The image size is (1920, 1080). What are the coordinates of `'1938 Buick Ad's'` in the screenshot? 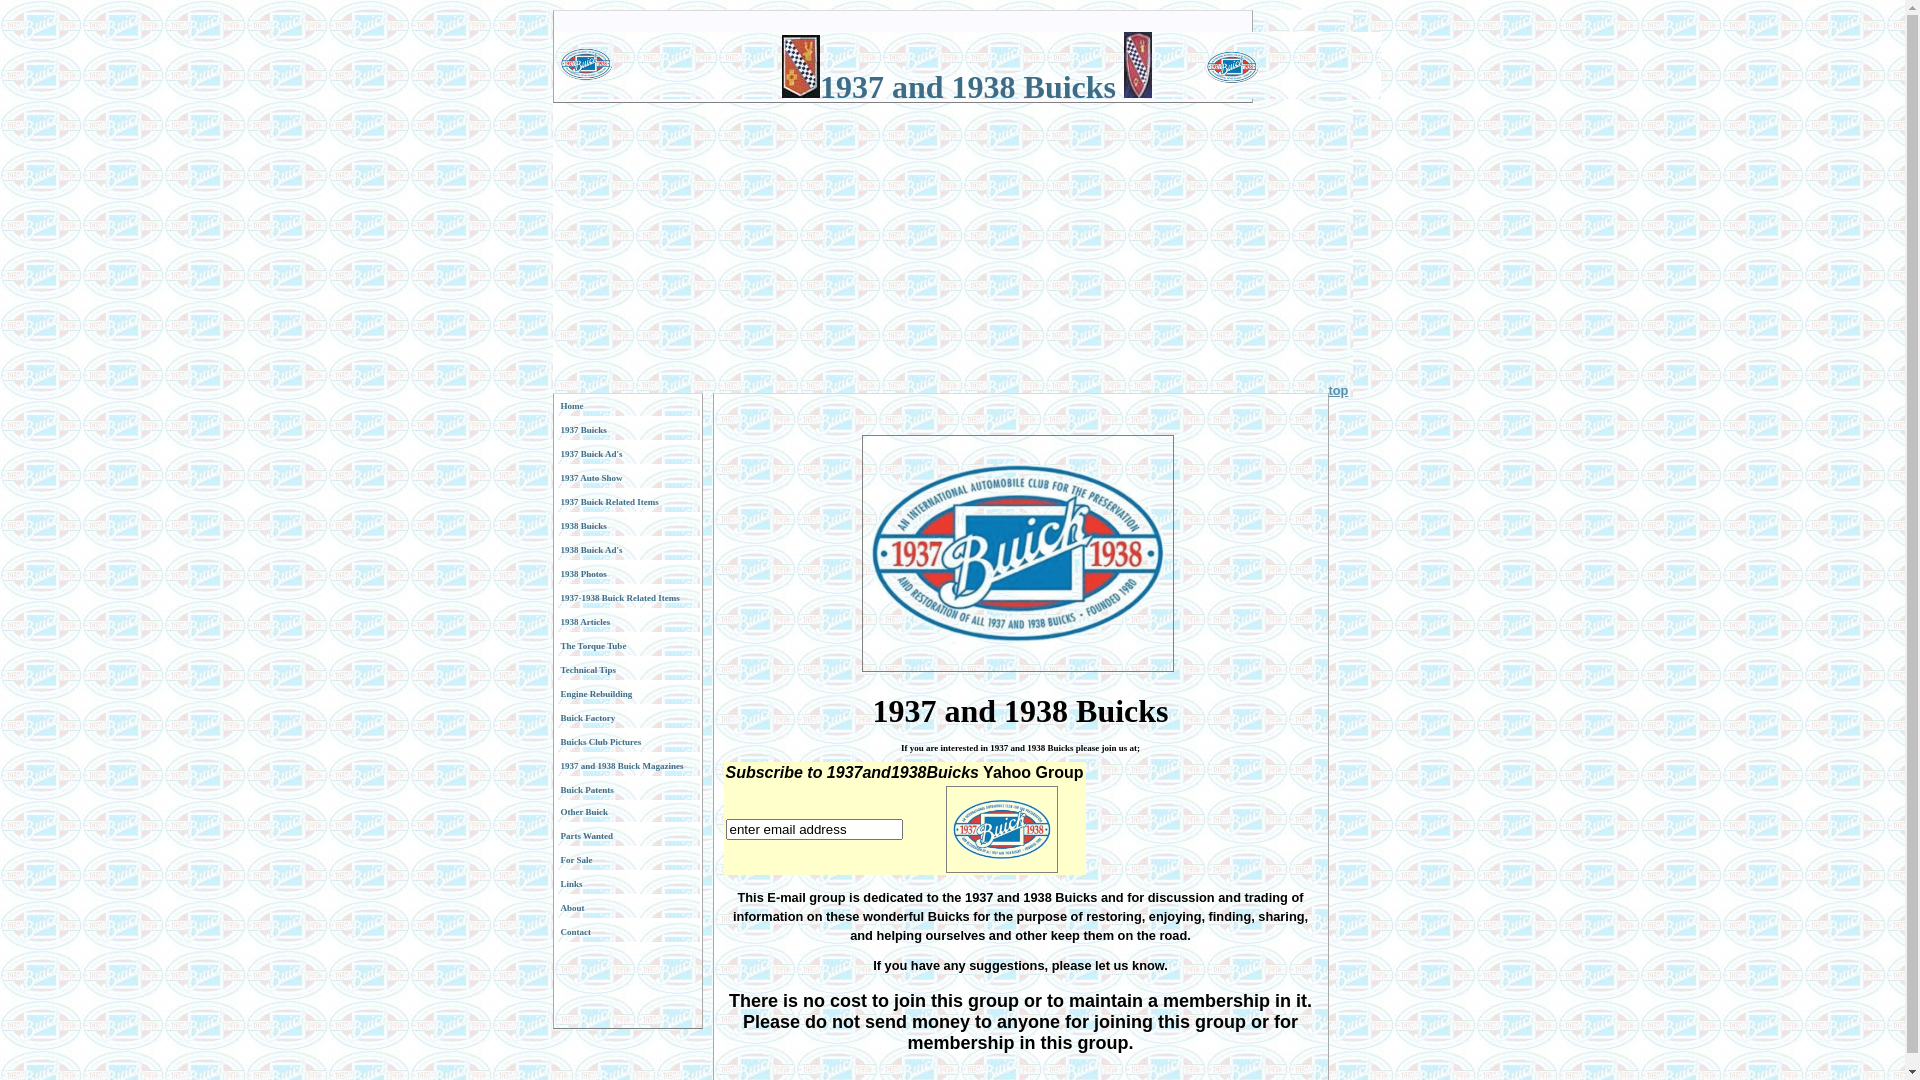 It's located at (553, 550).